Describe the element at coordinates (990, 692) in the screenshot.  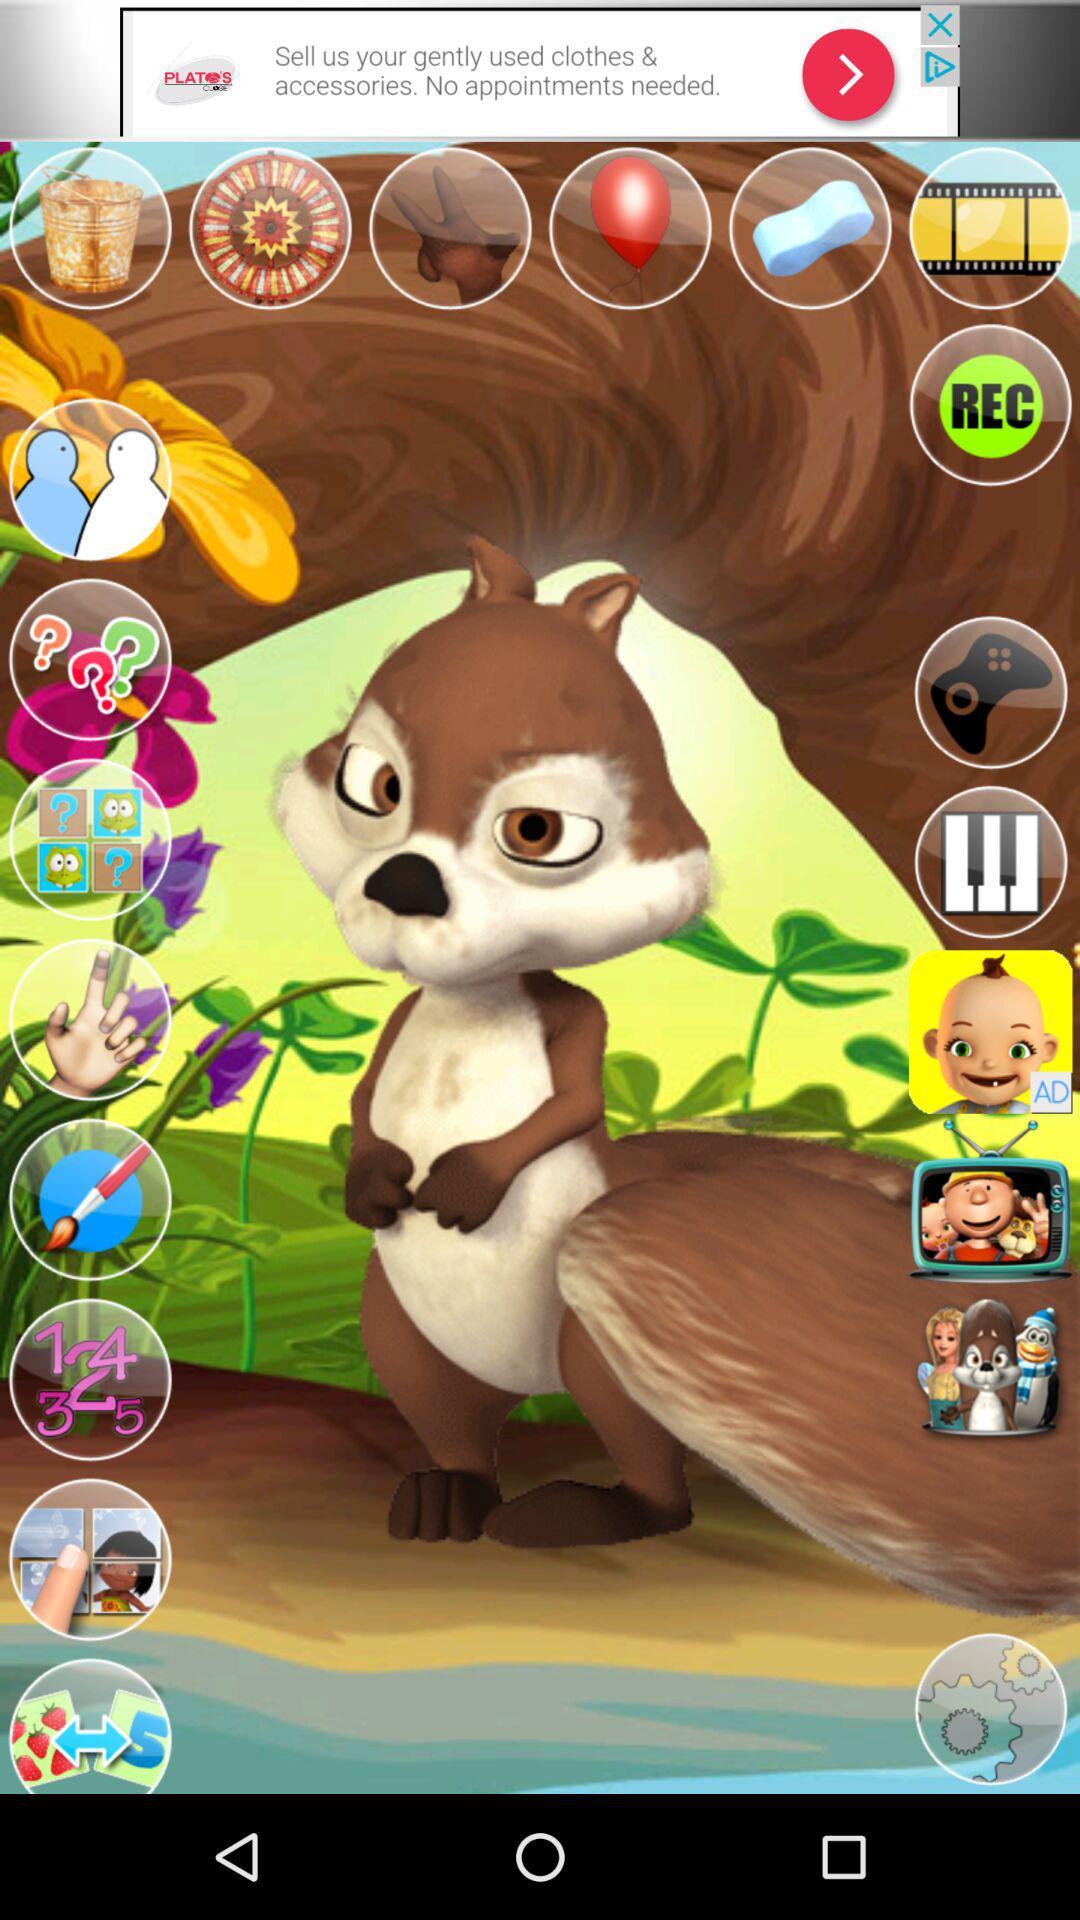
I see `option` at that location.